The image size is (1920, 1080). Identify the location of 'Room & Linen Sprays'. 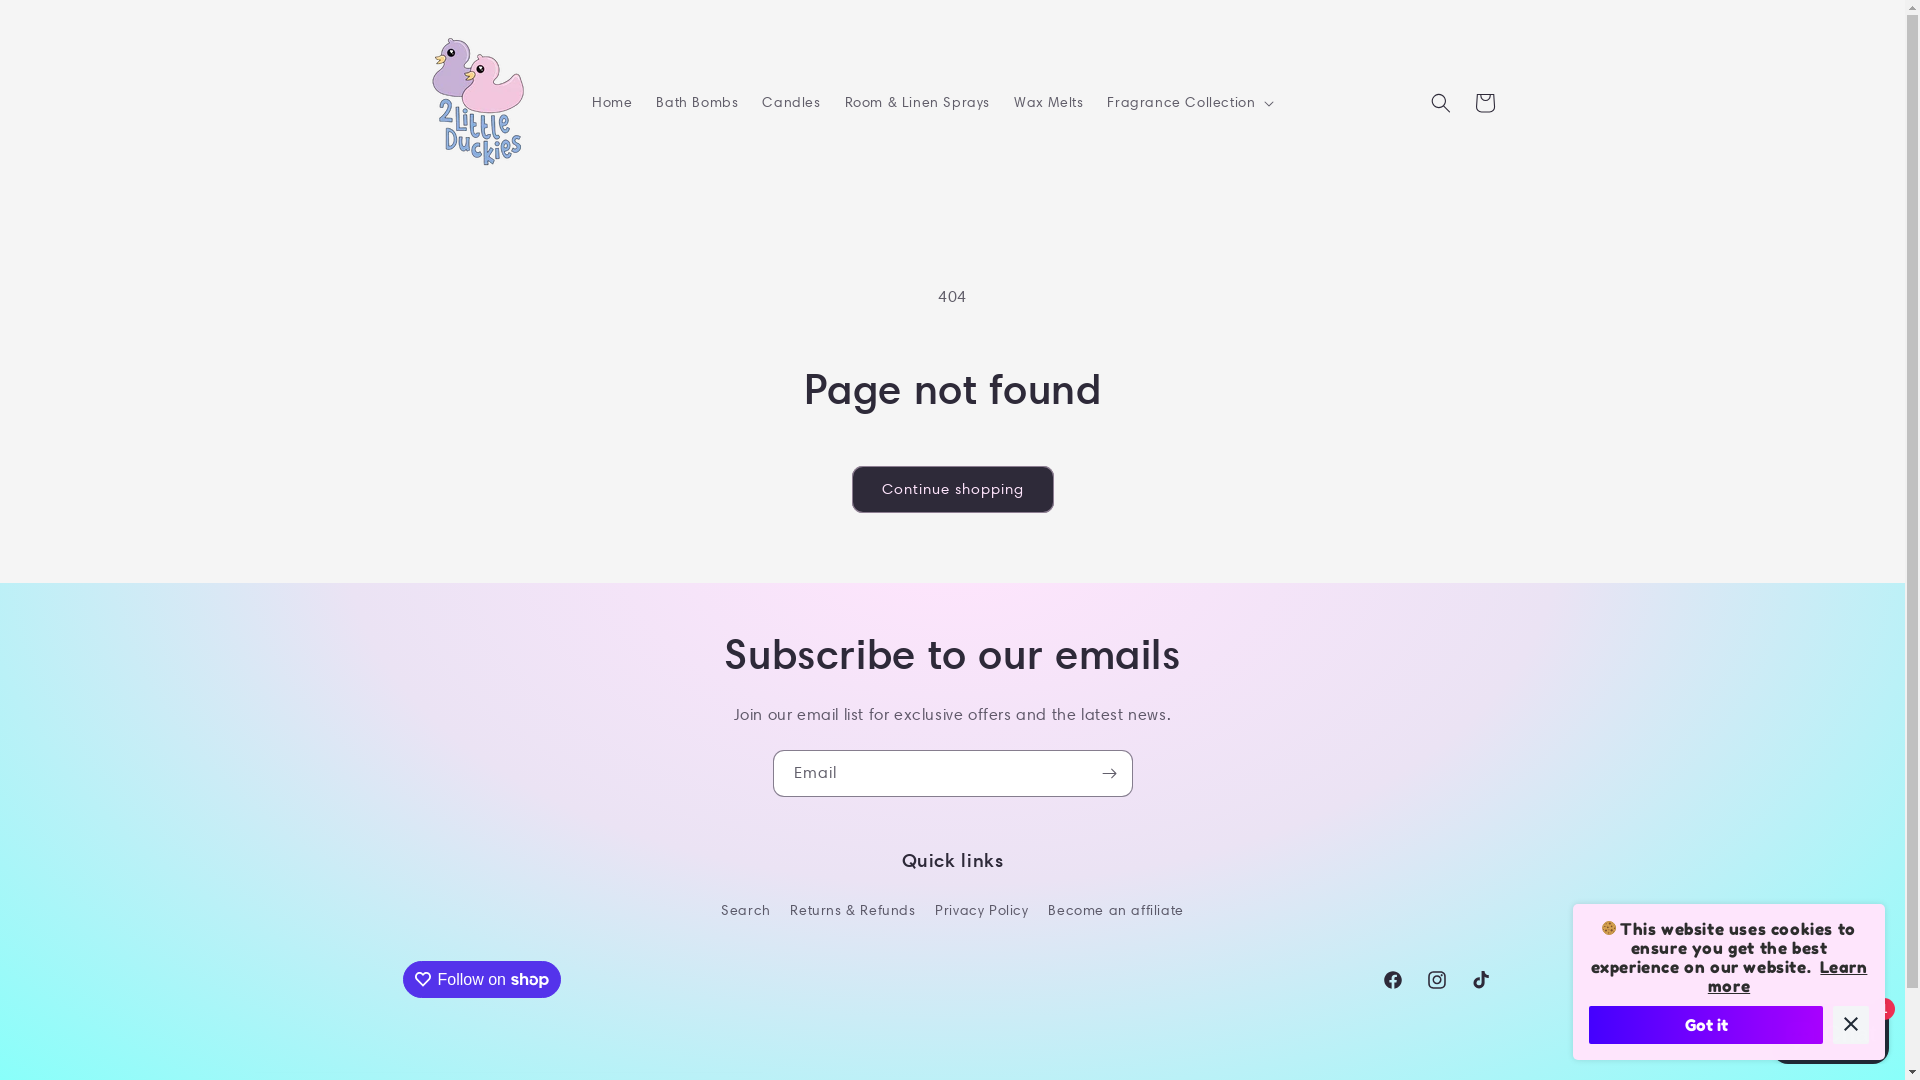
(916, 101).